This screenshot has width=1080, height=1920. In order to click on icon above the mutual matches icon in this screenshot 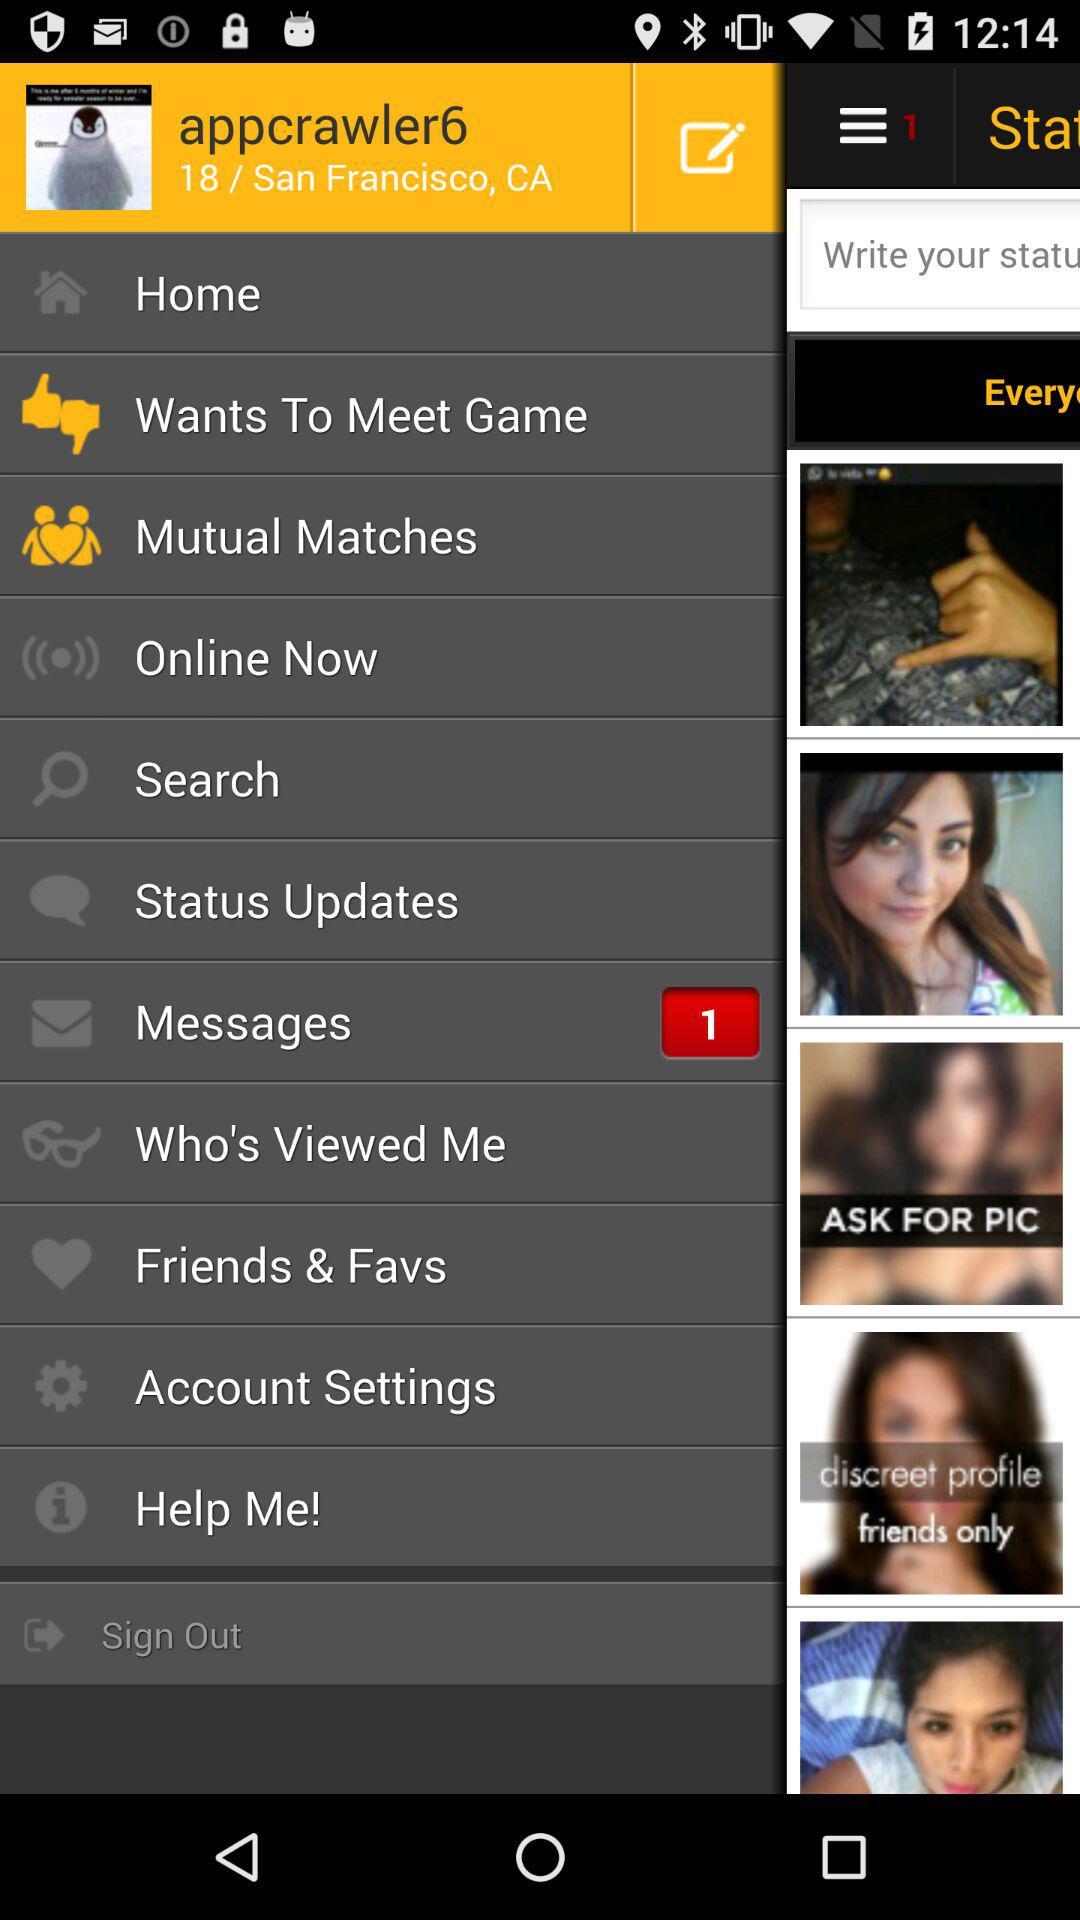, I will do `click(393, 412)`.